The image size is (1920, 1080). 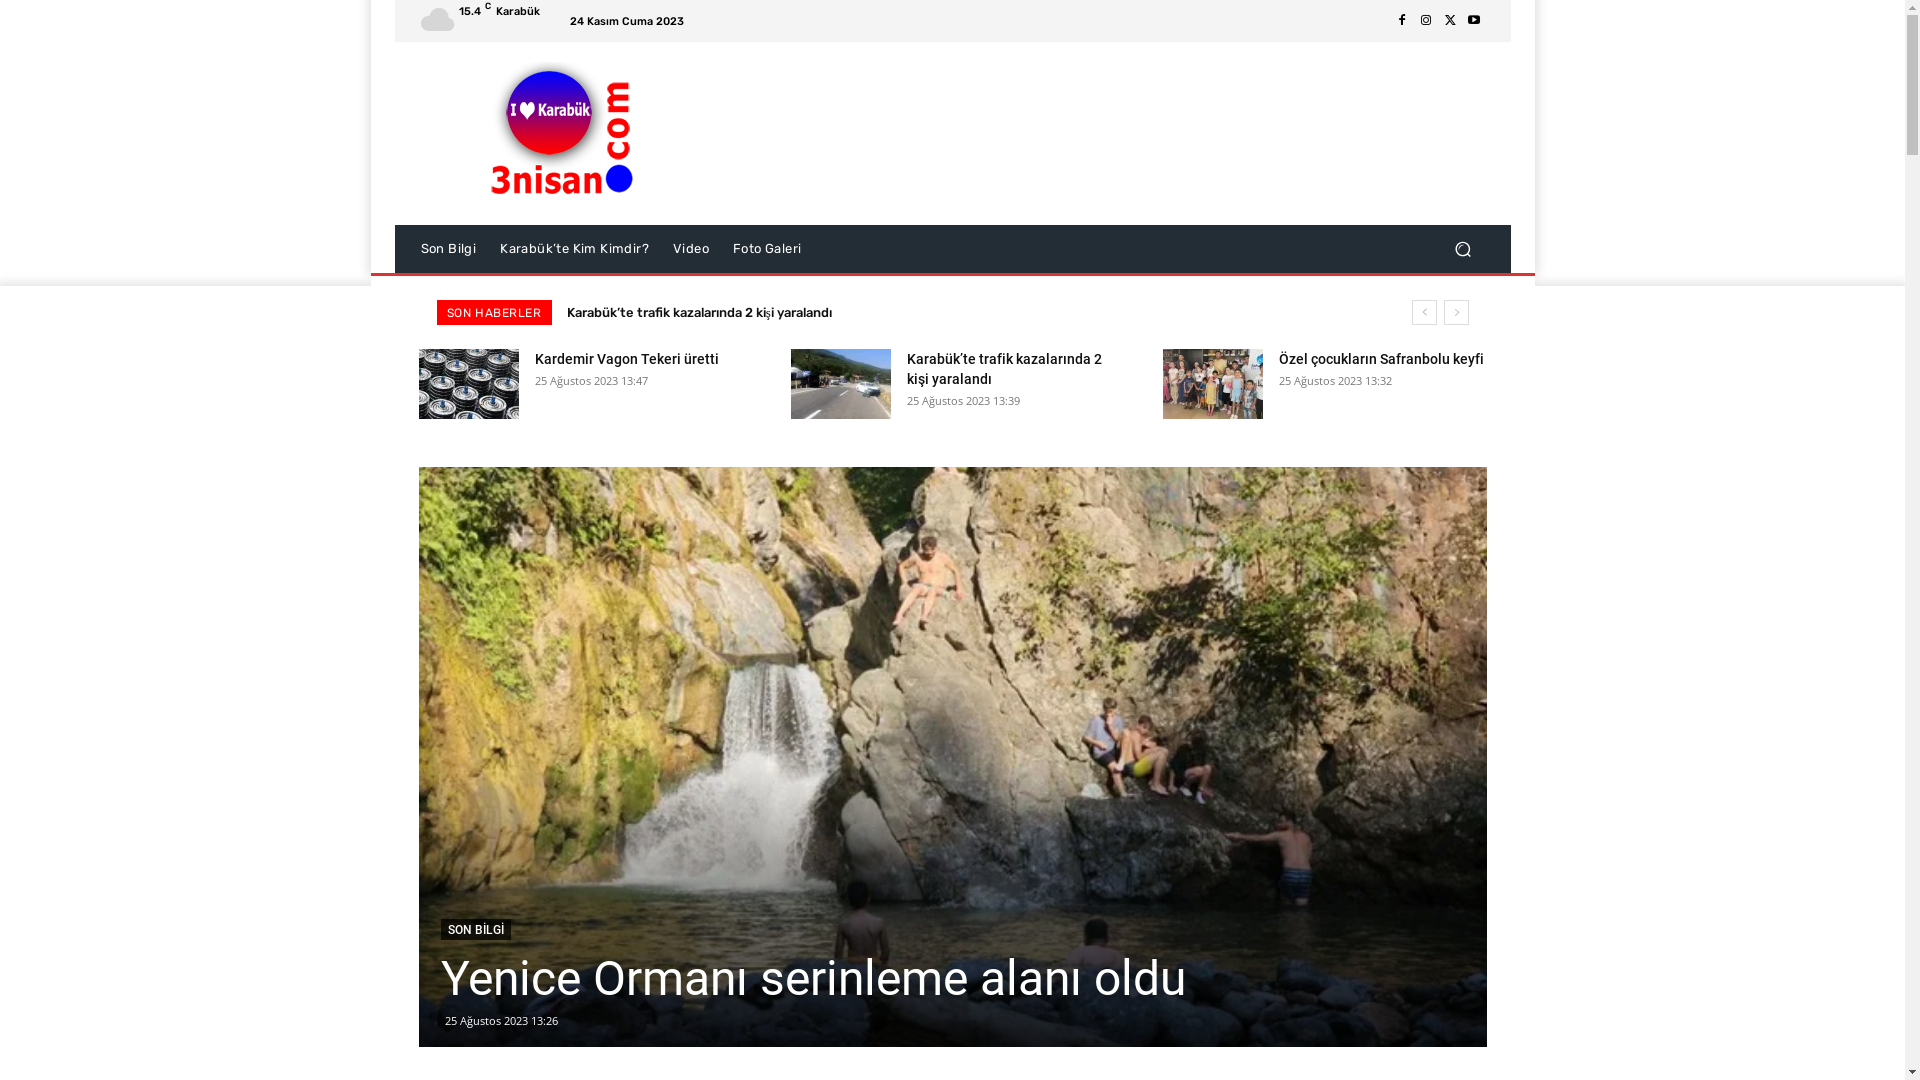 What do you see at coordinates (1473, 20) in the screenshot?
I see `'Youtube'` at bounding box center [1473, 20].